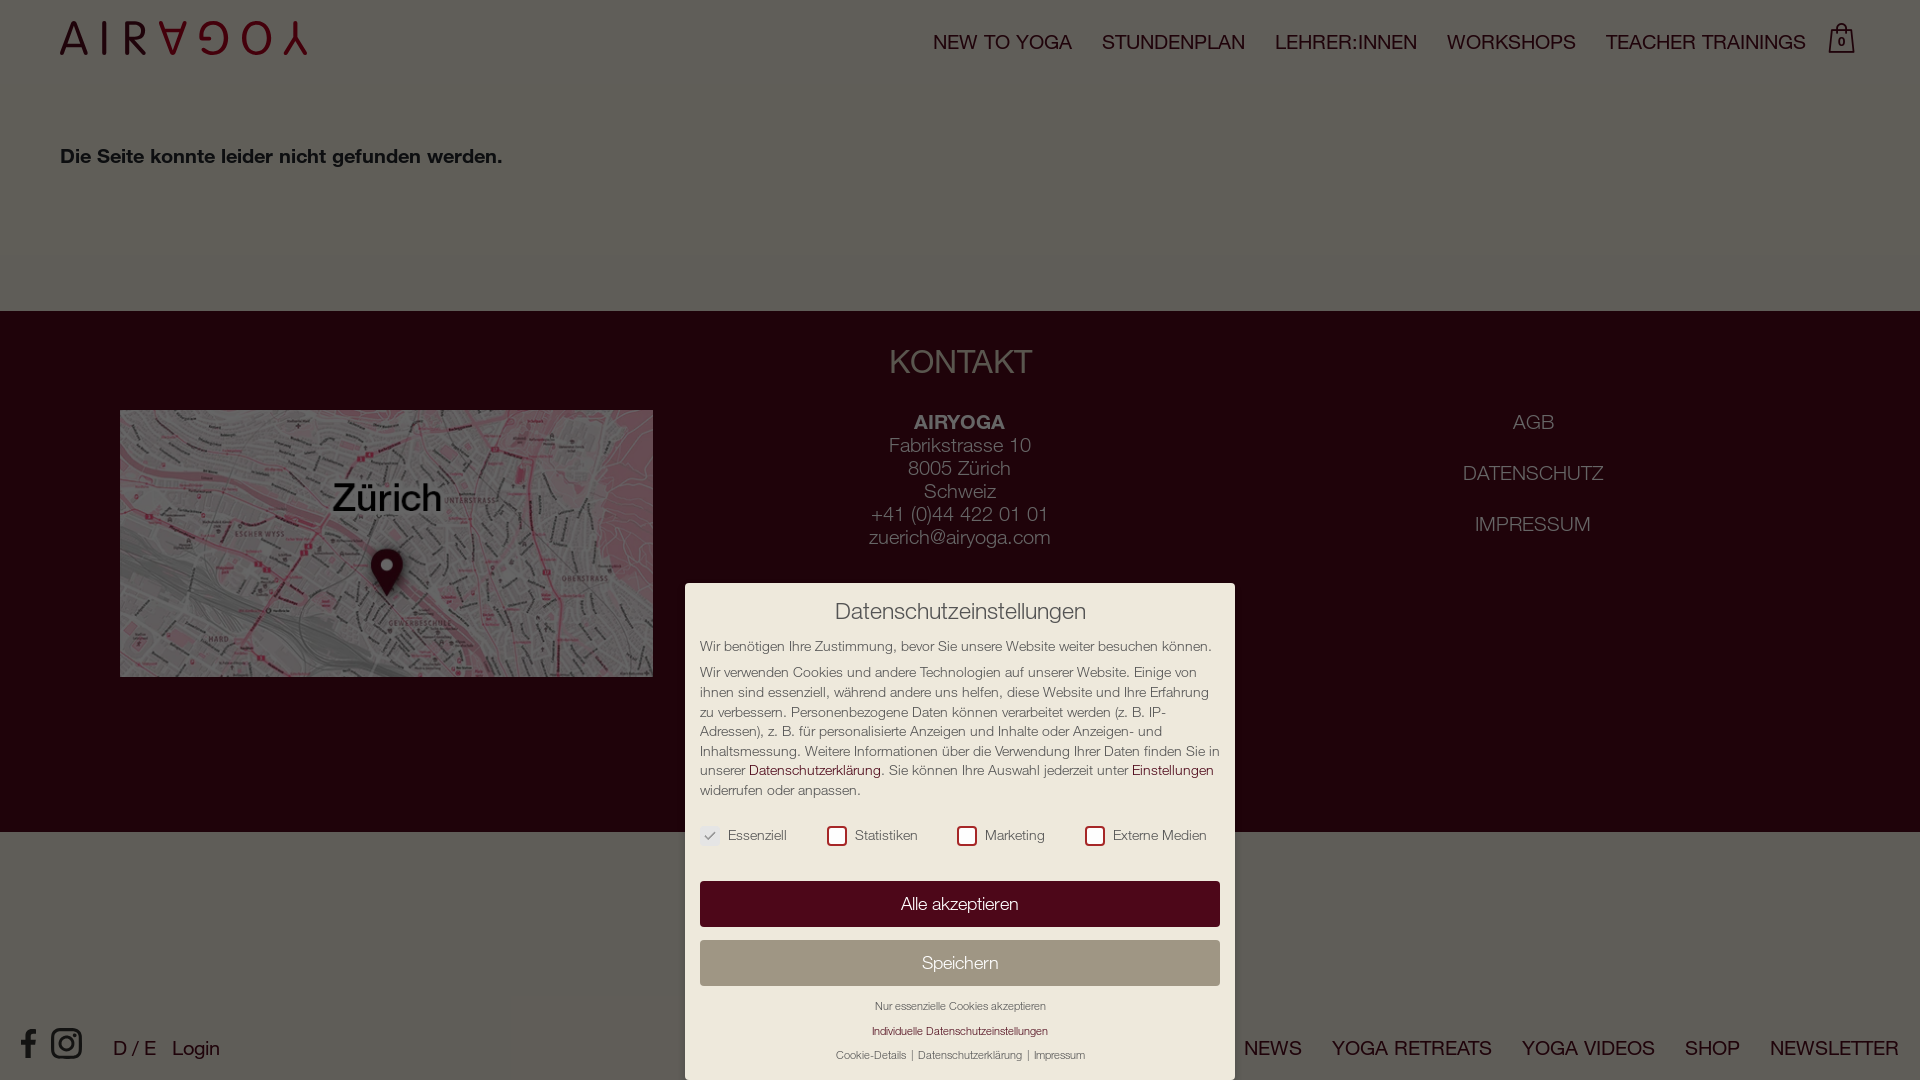 Image resolution: width=1920 pixels, height=1080 pixels. Describe the element at coordinates (1531, 522) in the screenshot. I see `'IMPRESSUM'` at that location.